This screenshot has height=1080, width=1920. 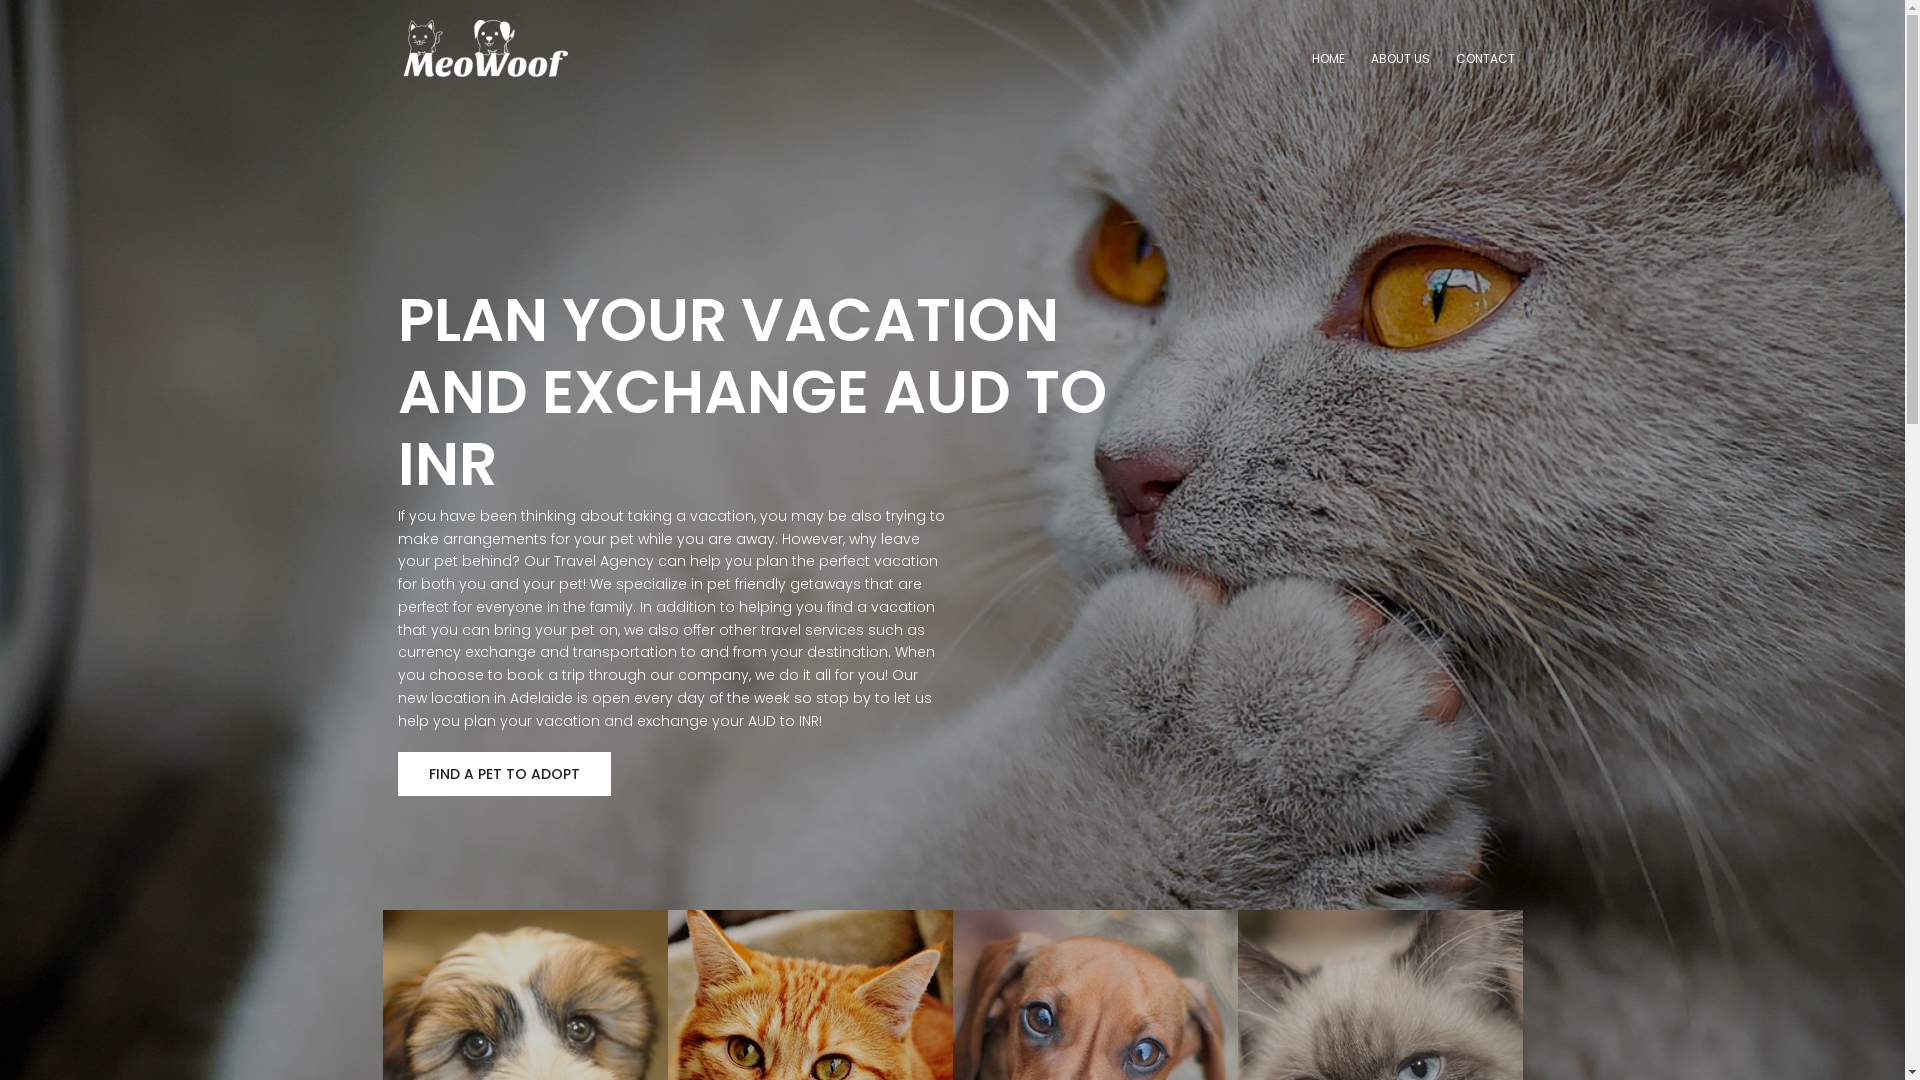 What do you see at coordinates (1328, 58) in the screenshot?
I see `'HOME'` at bounding box center [1328, 58].